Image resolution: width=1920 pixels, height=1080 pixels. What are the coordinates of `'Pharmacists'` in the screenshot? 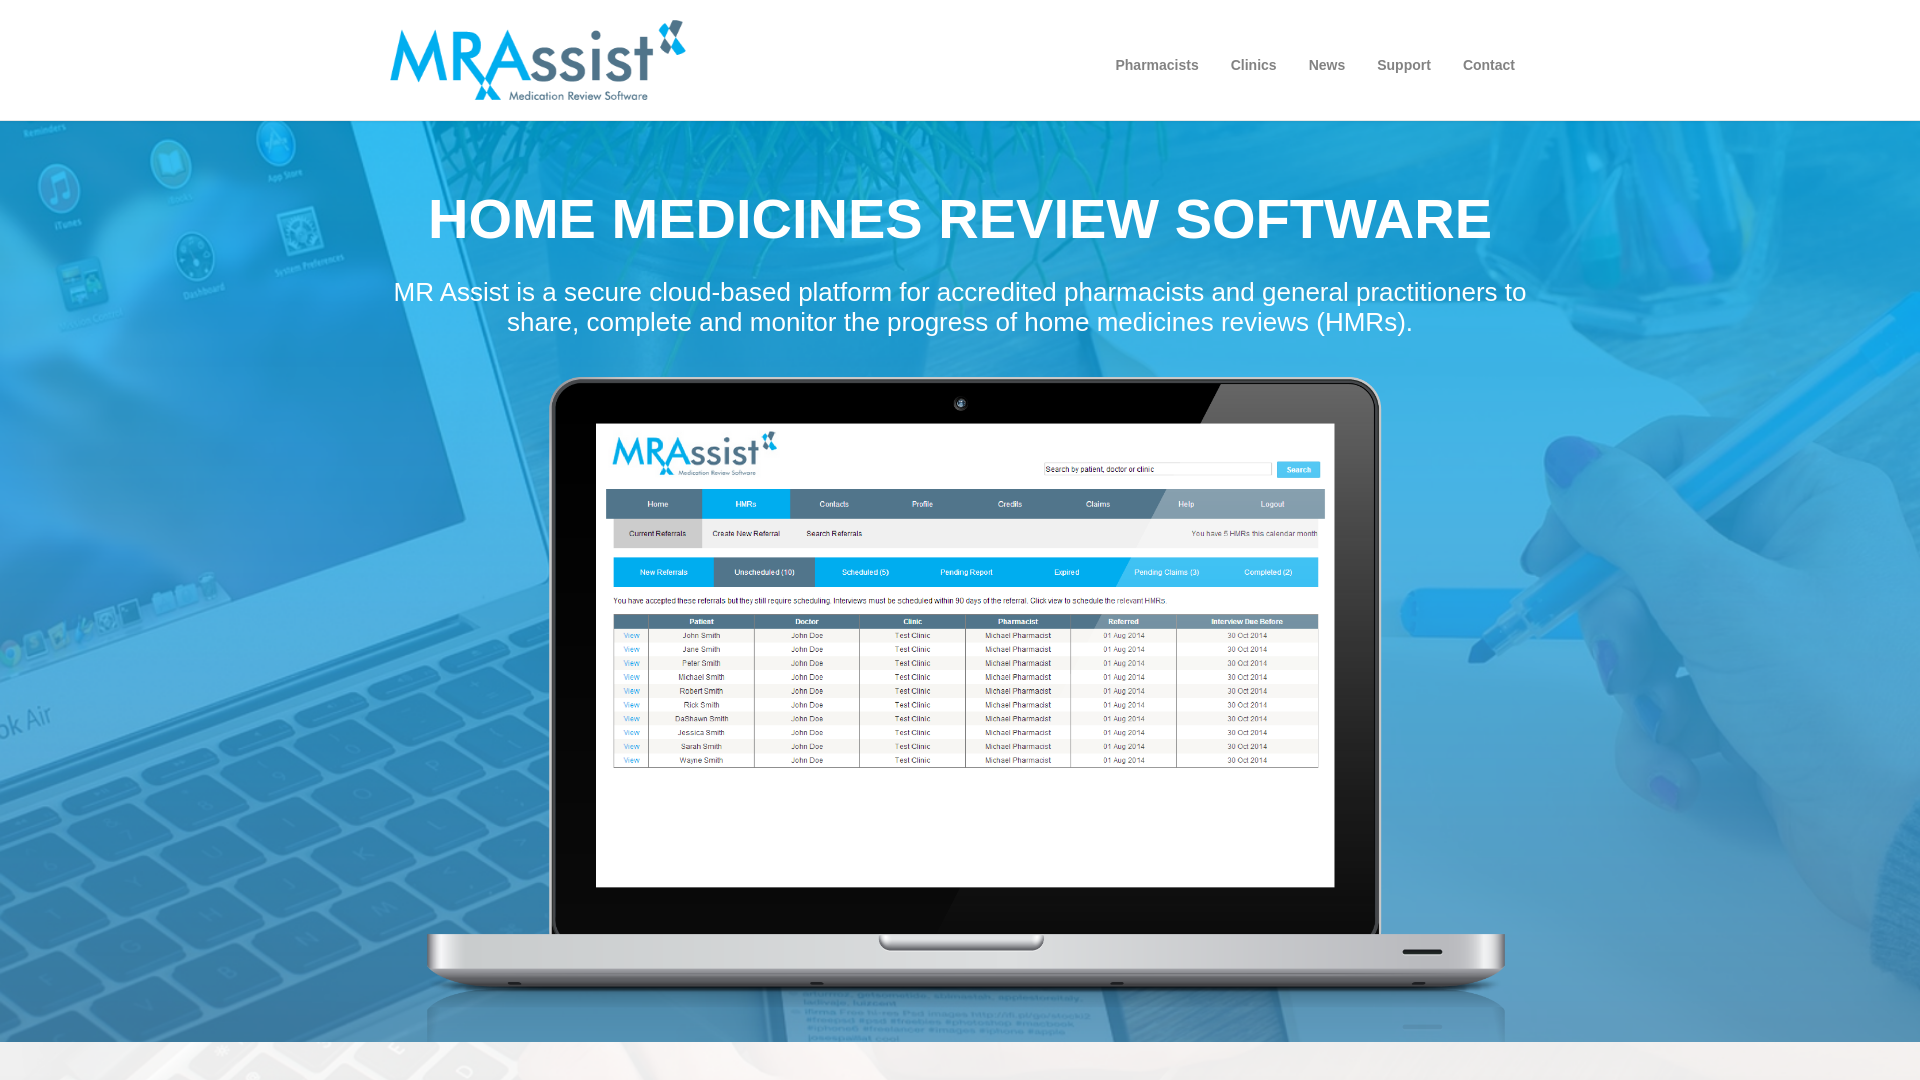 It's located at (1156, 64).